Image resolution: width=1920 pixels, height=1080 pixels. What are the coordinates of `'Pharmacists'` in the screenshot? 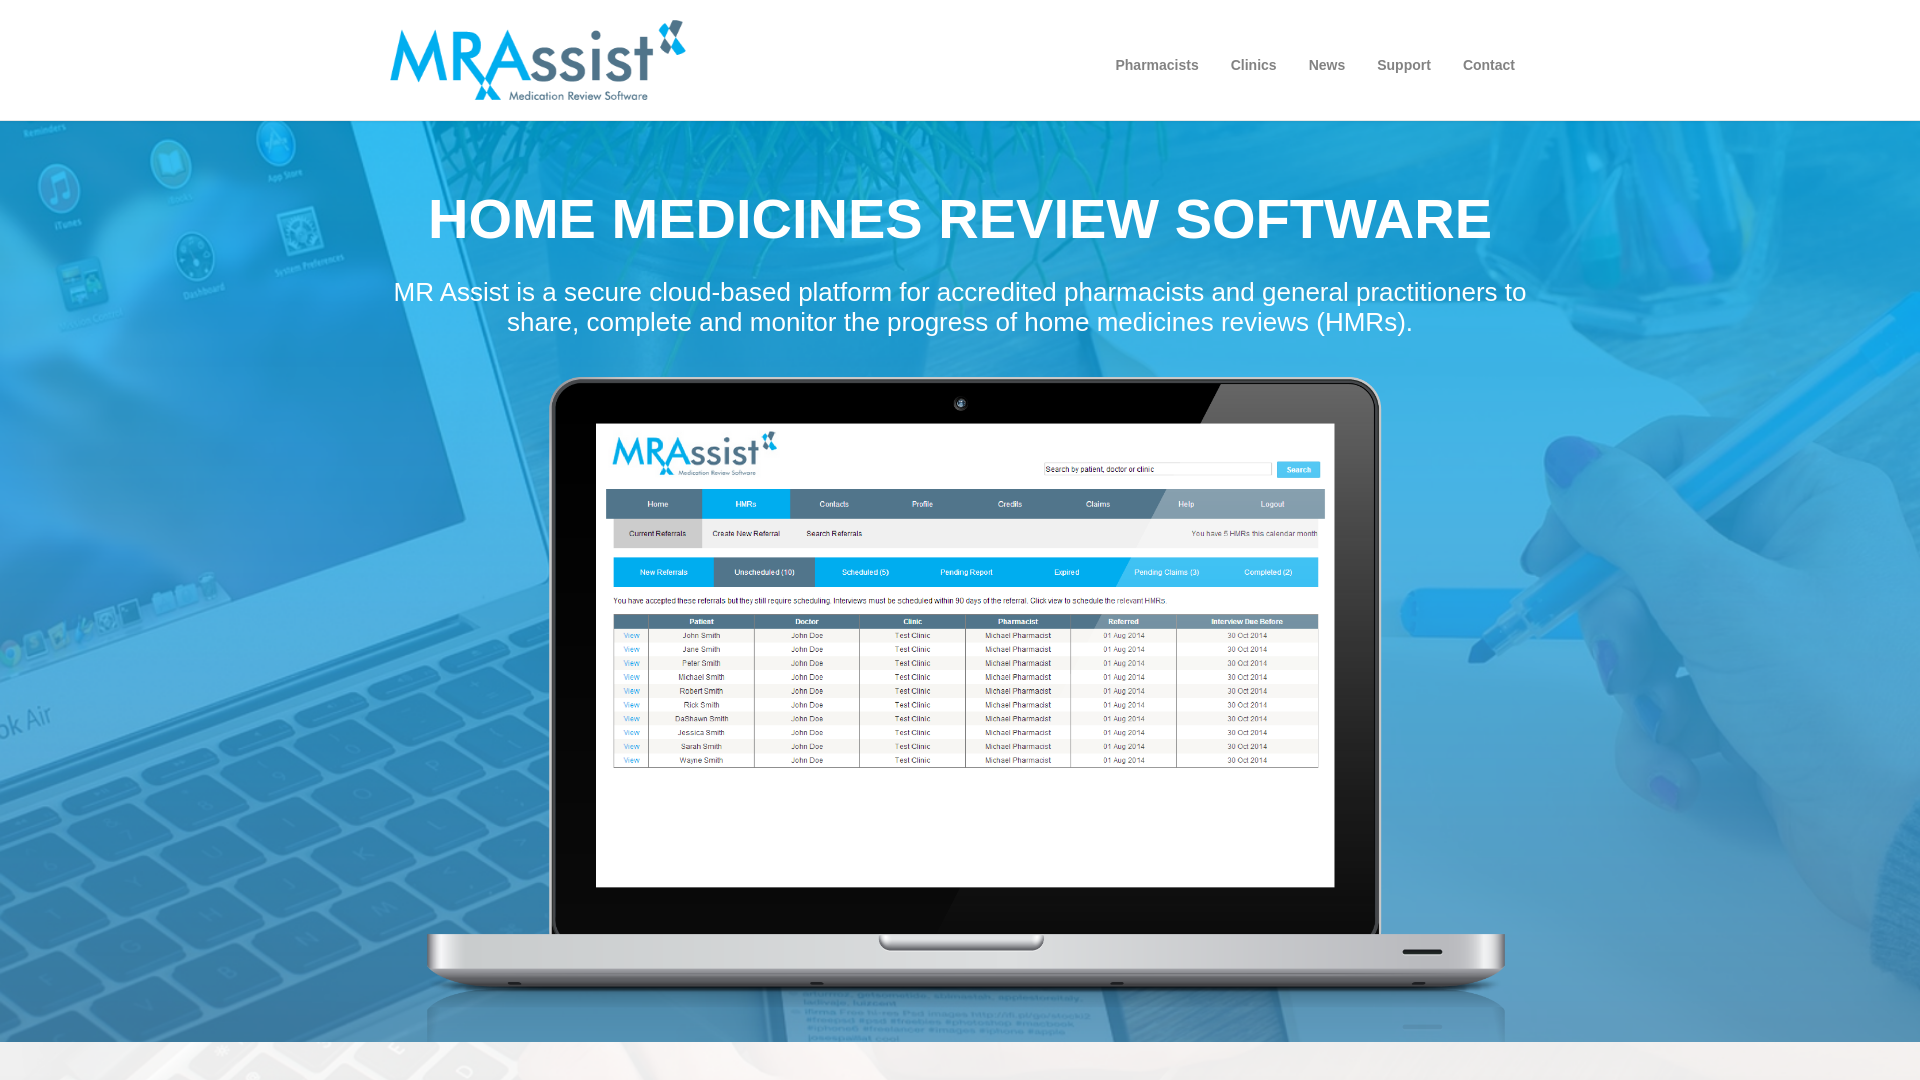 It's located at (1156, 64).